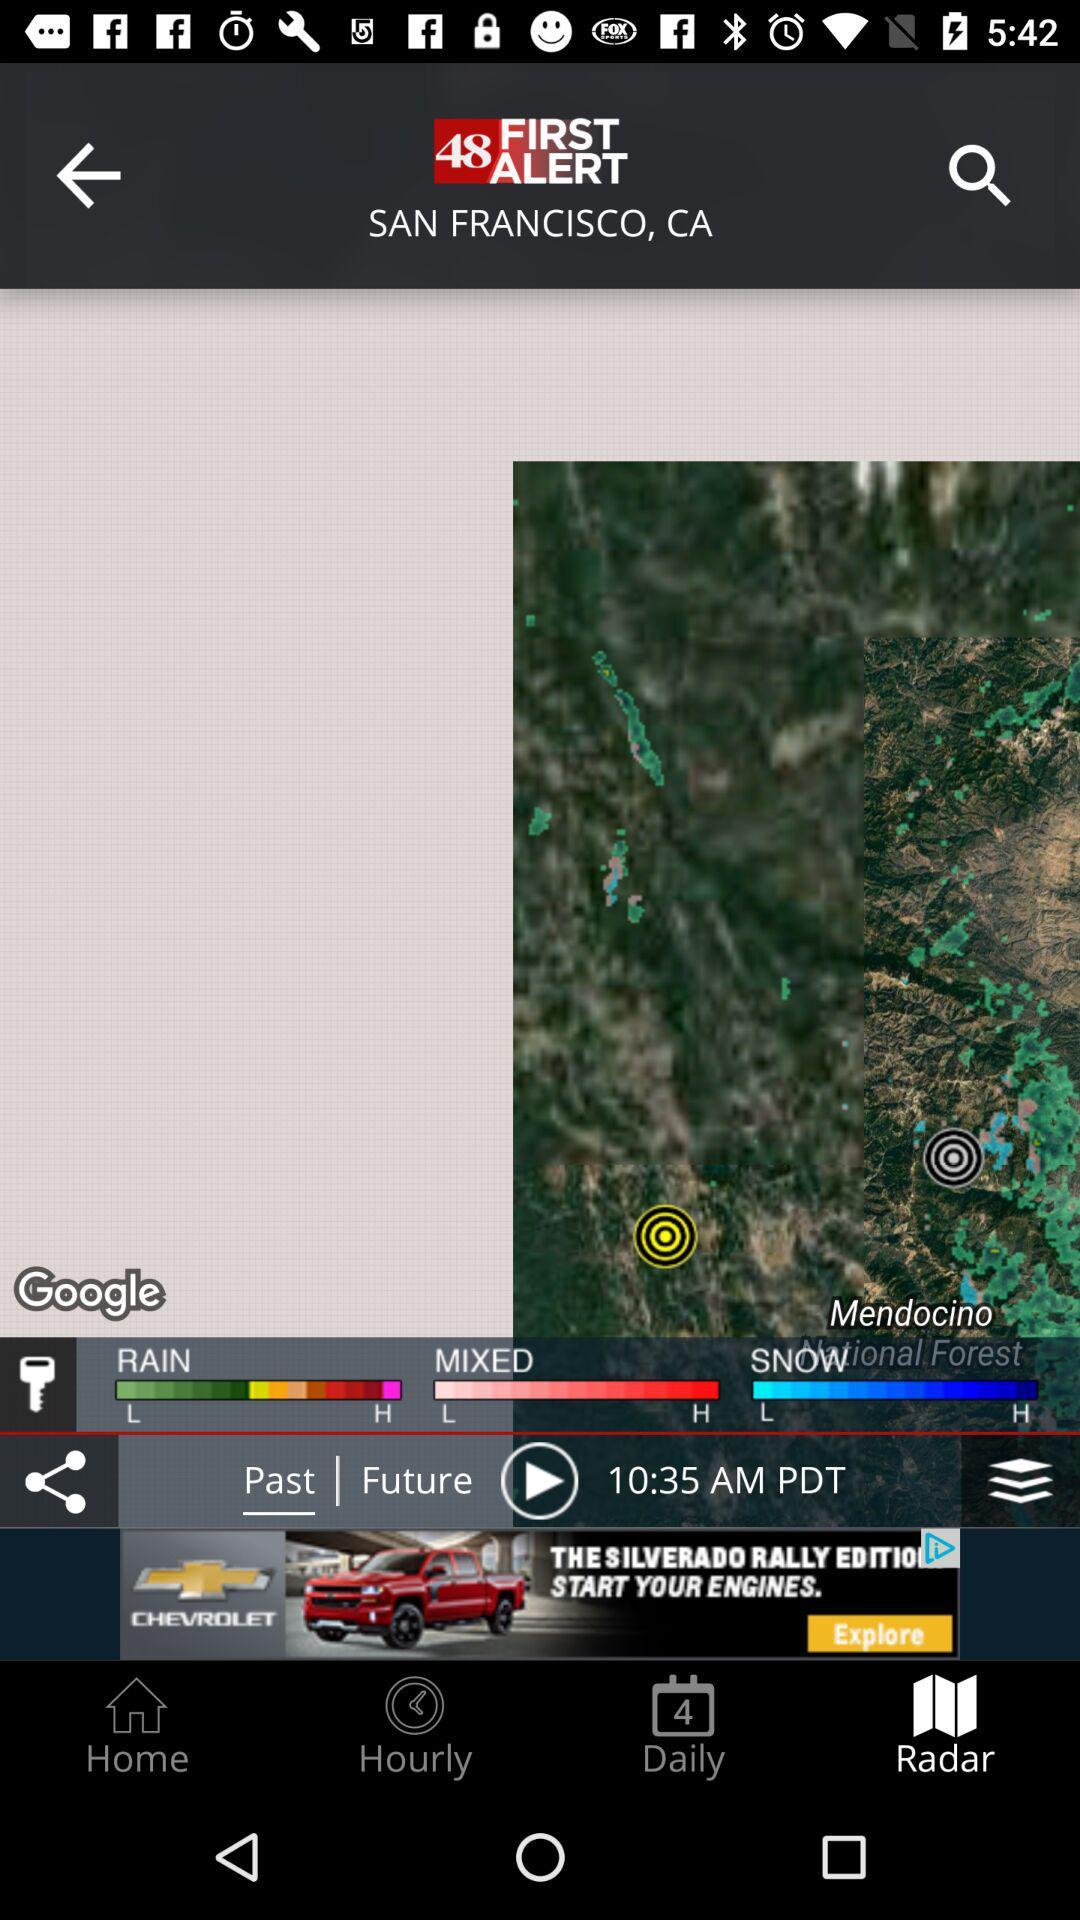  Describe the element at coordinates (1020, 1480) in the screenshot. I see `expand button` at that location.